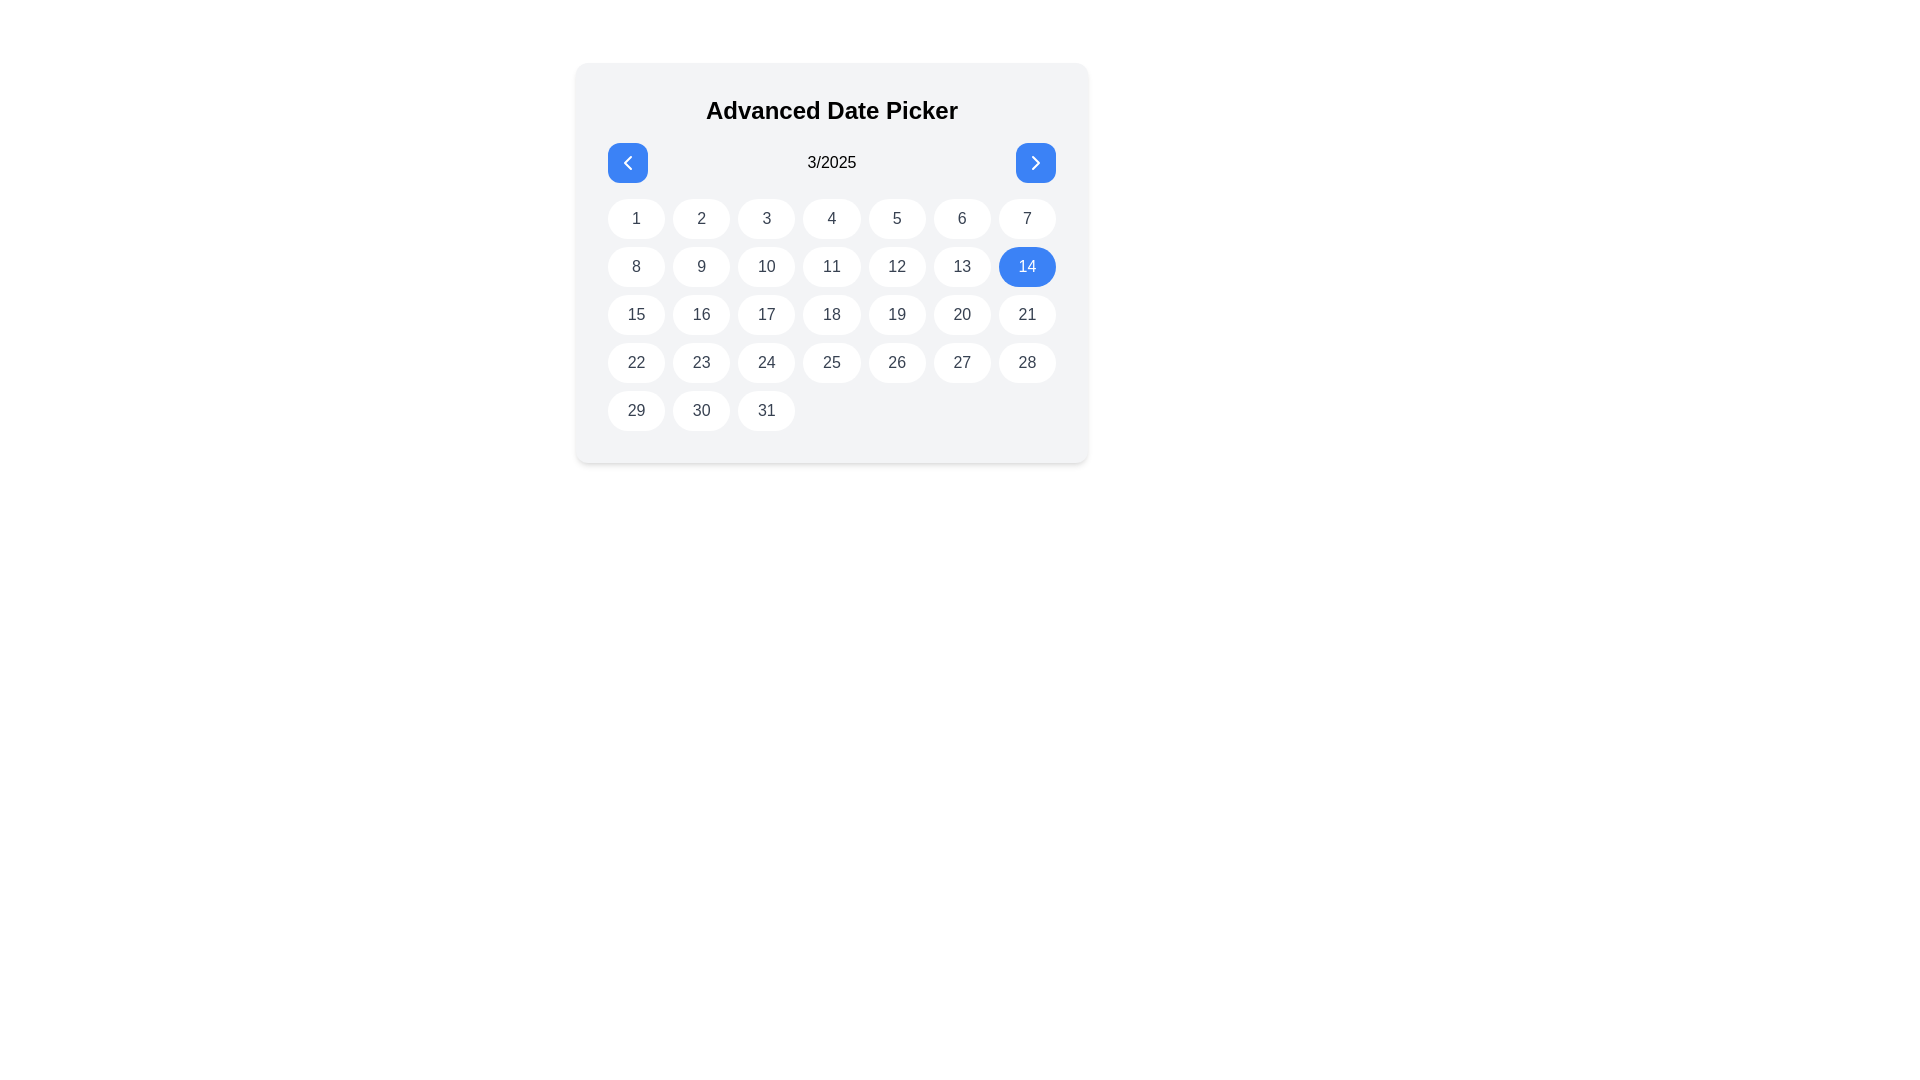 The width and height of the screenshot is (1920, 1080). What do you see at coordinates (896, 362) in the screenshot?
I see `the button representing the date 26 in the calendar` at bounding box center [896, 362].